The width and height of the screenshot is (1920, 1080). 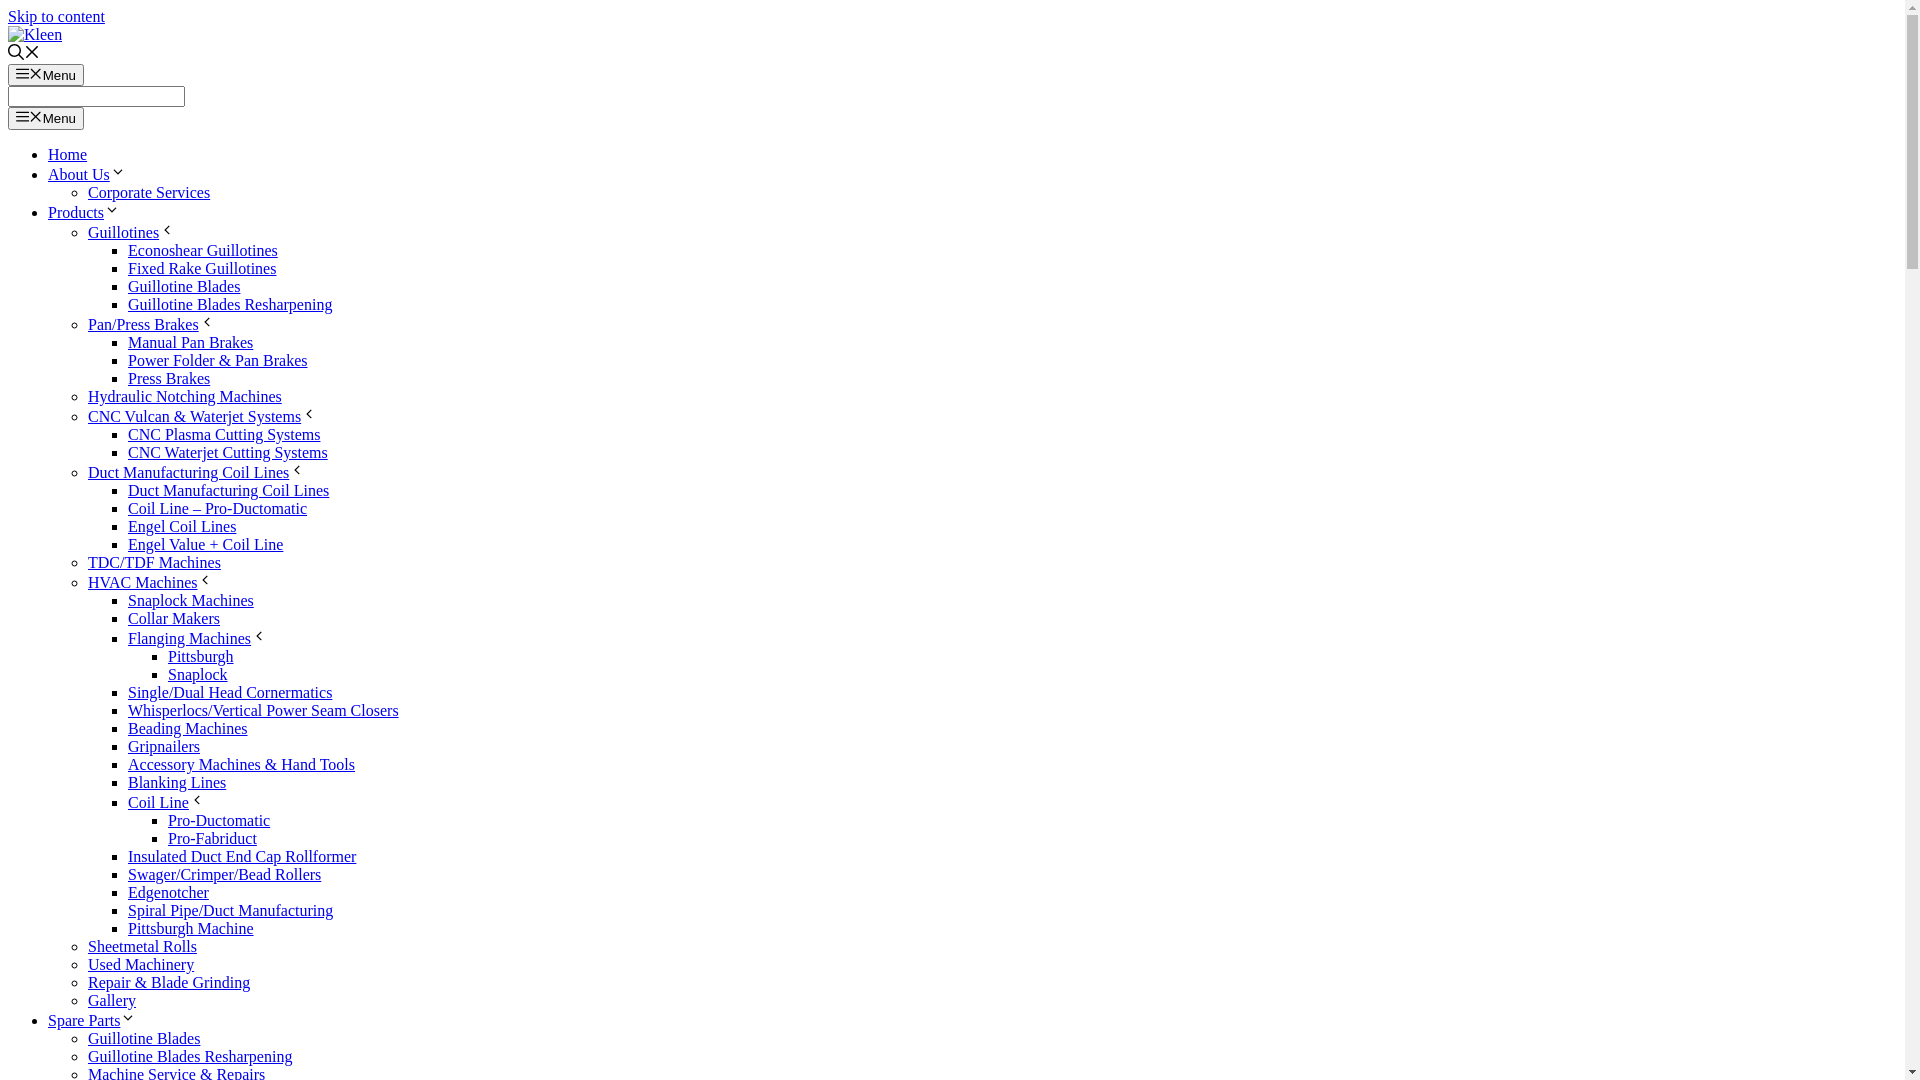 What do you see at coordinates (197, 638) in the screenshot?
I see `'Flanging Machines'` at bounding box center [197, 638].